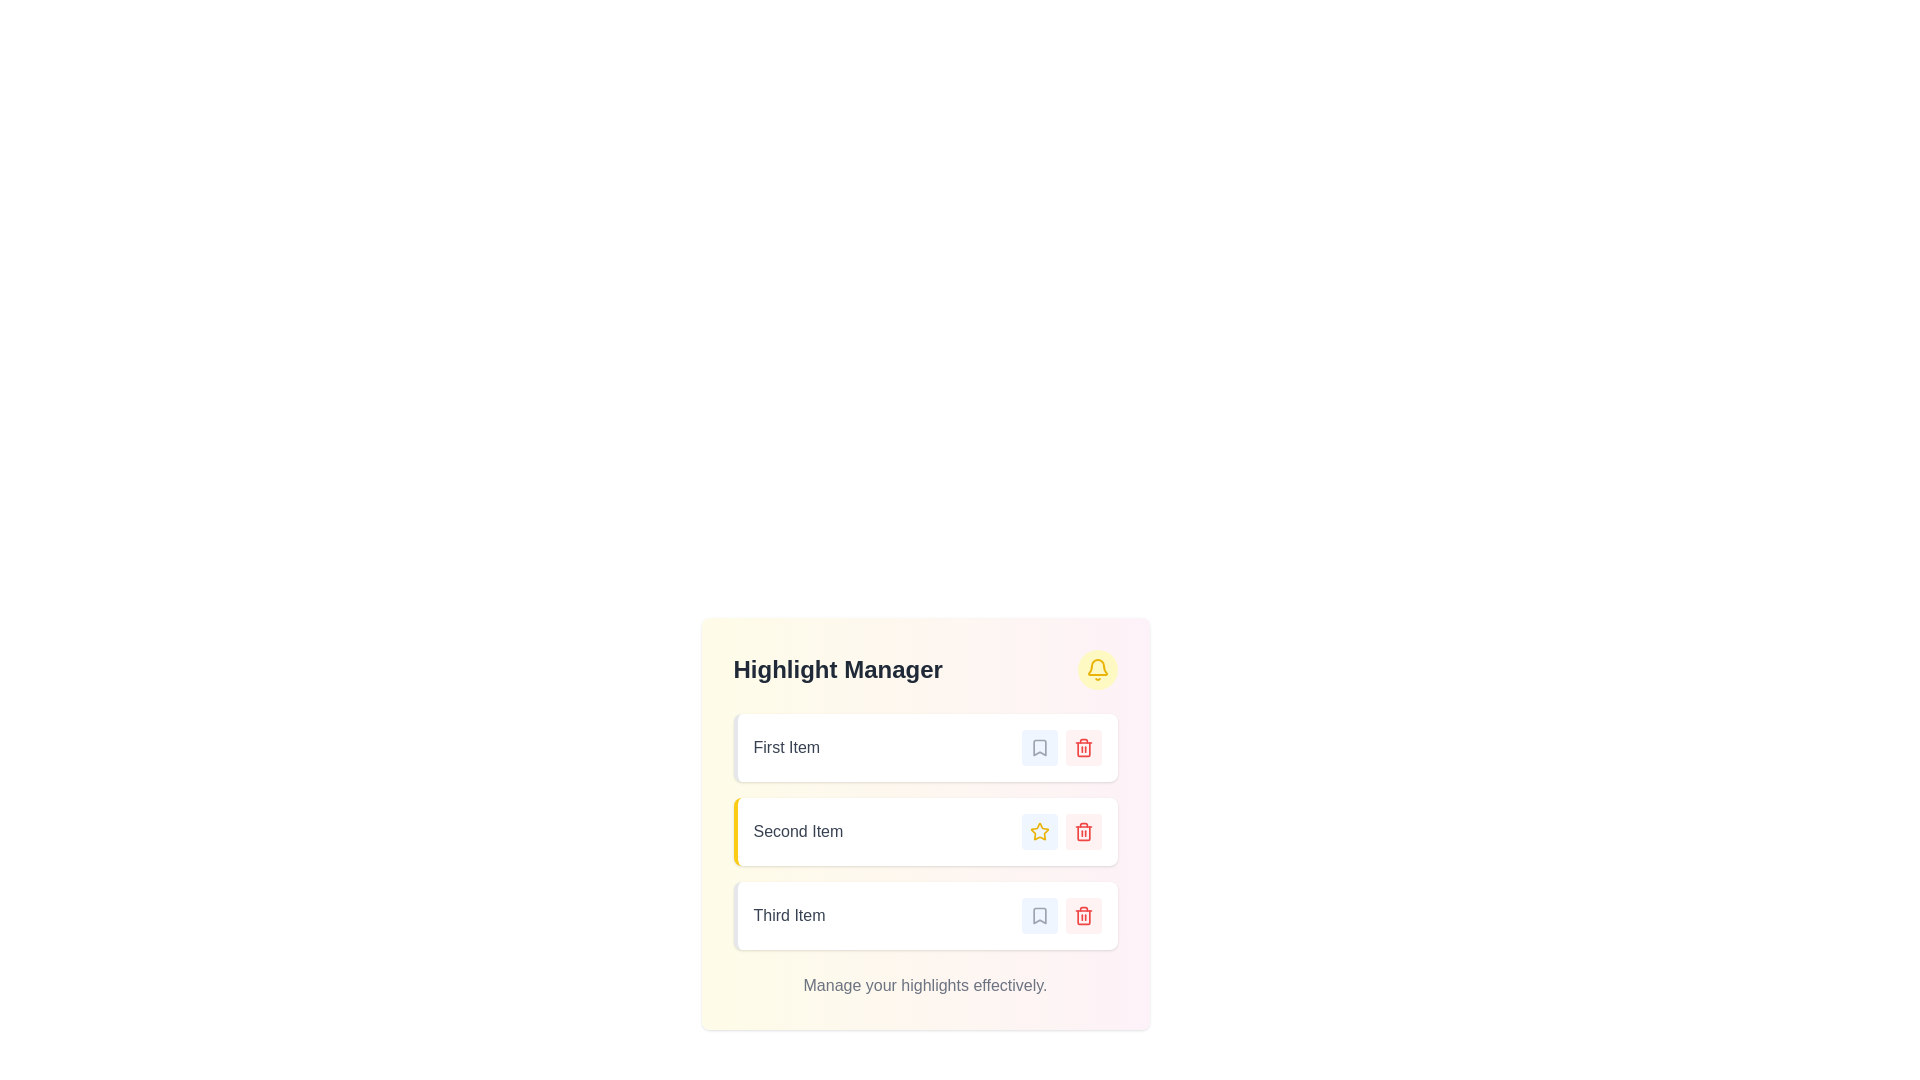 Image resolution: width=1920 pixels, height=1080 pixels. Describe the element at coordinates (1082, 748) in the screenshot. I see `the delete button located in the top-right corner of the 'First Item' block in the Highlight Manager interface` at that location.